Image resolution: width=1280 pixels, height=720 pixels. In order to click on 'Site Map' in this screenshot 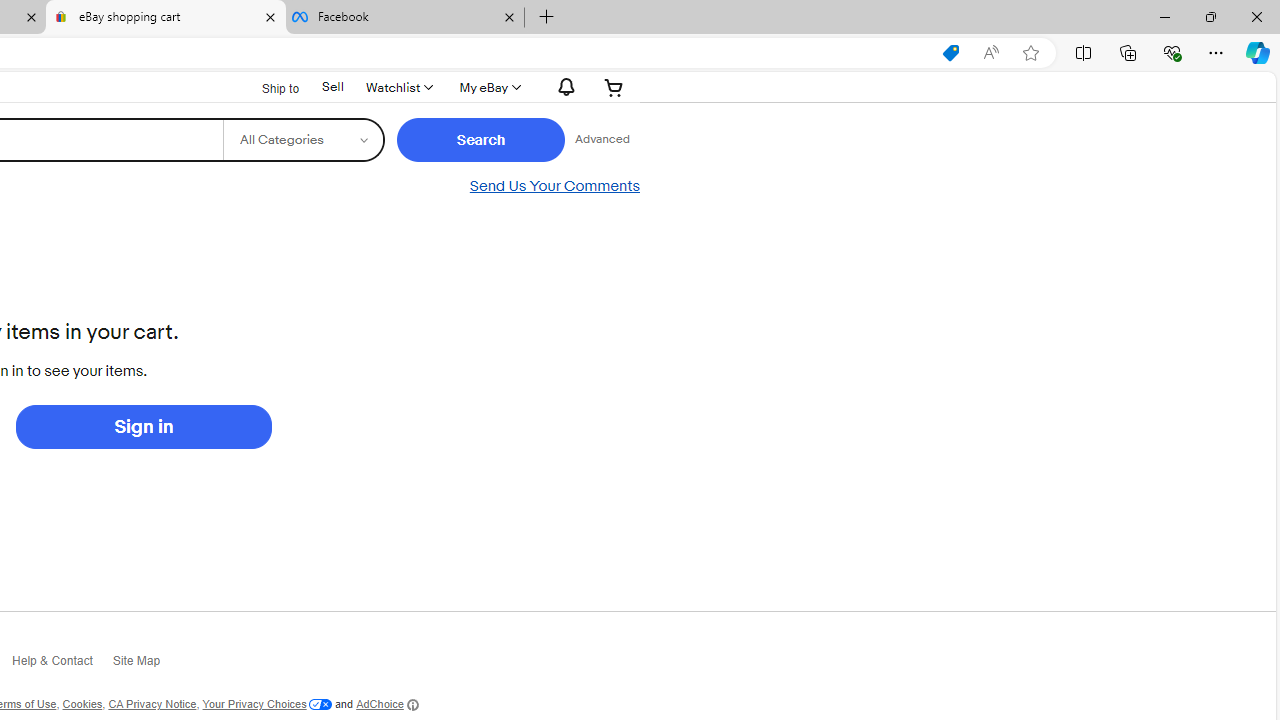, I will do `click(145, 664)`.